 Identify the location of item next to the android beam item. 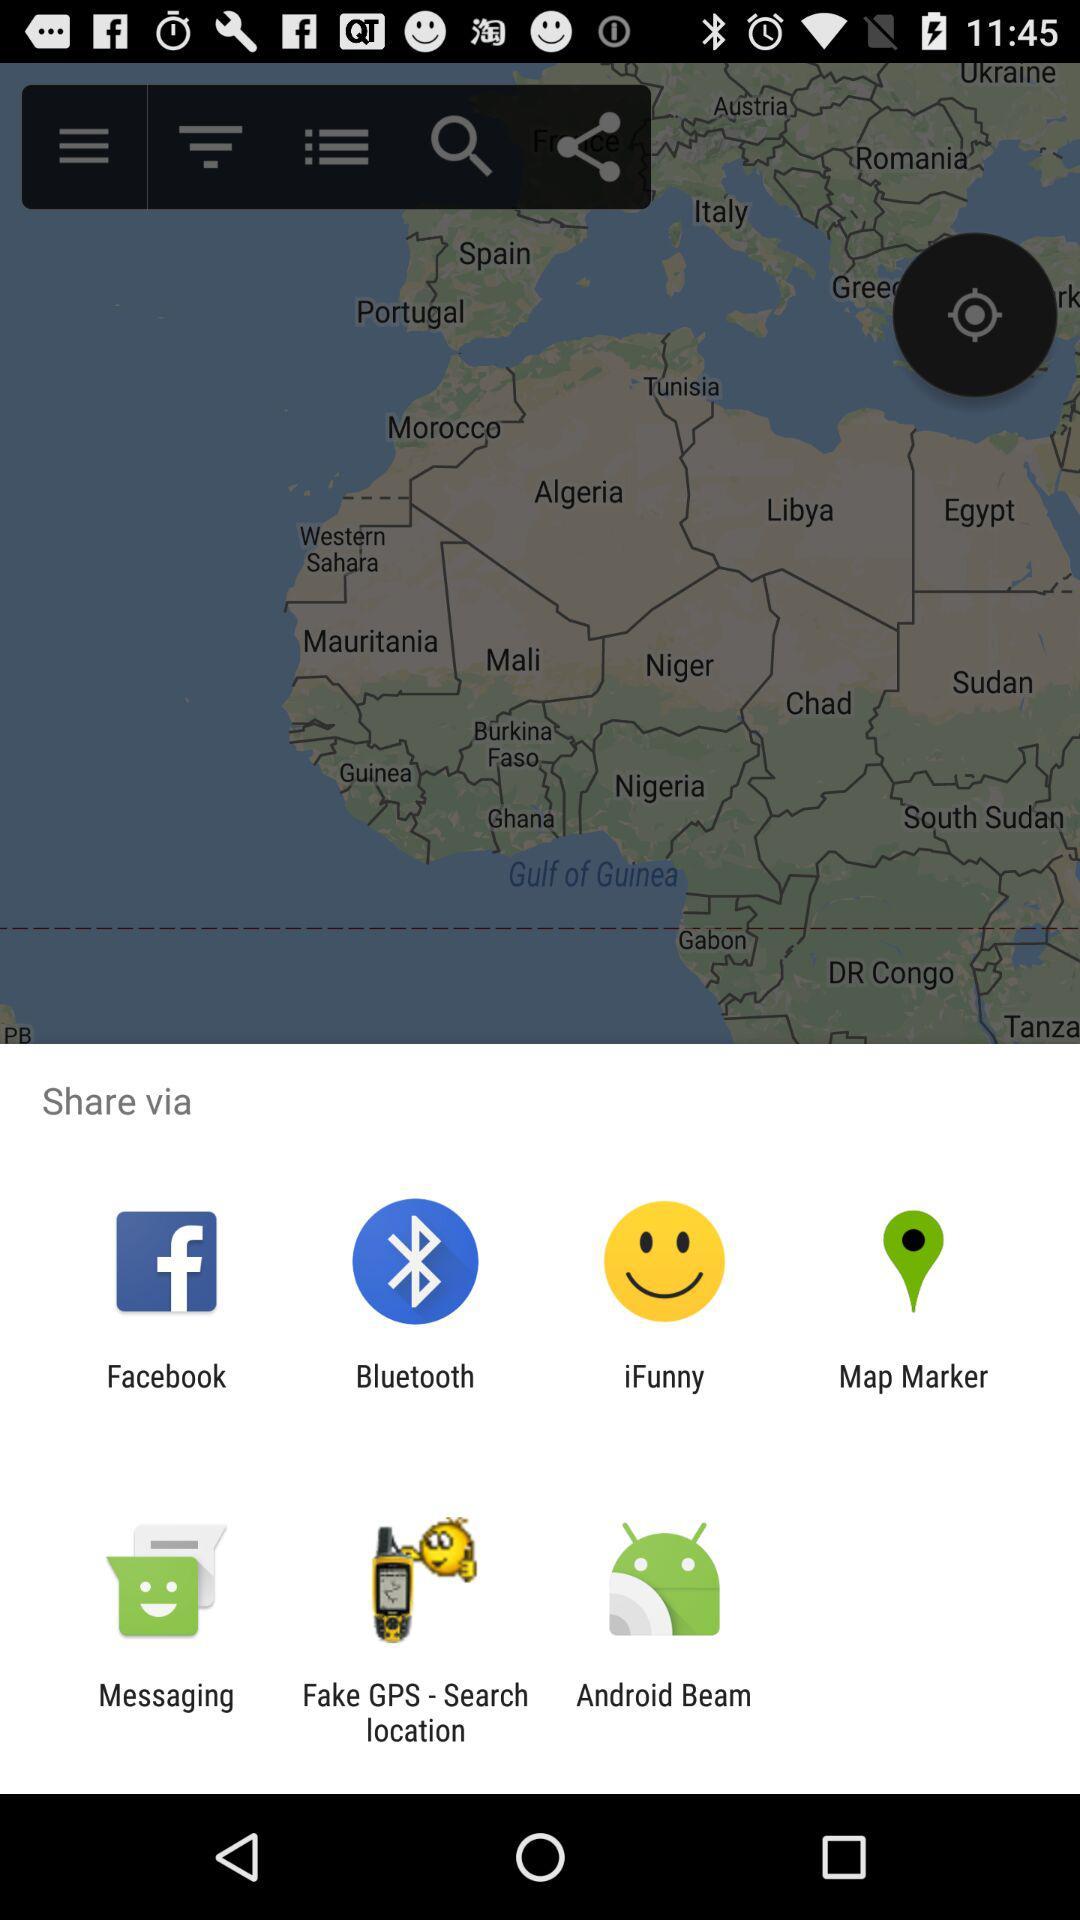
(414, 1711).